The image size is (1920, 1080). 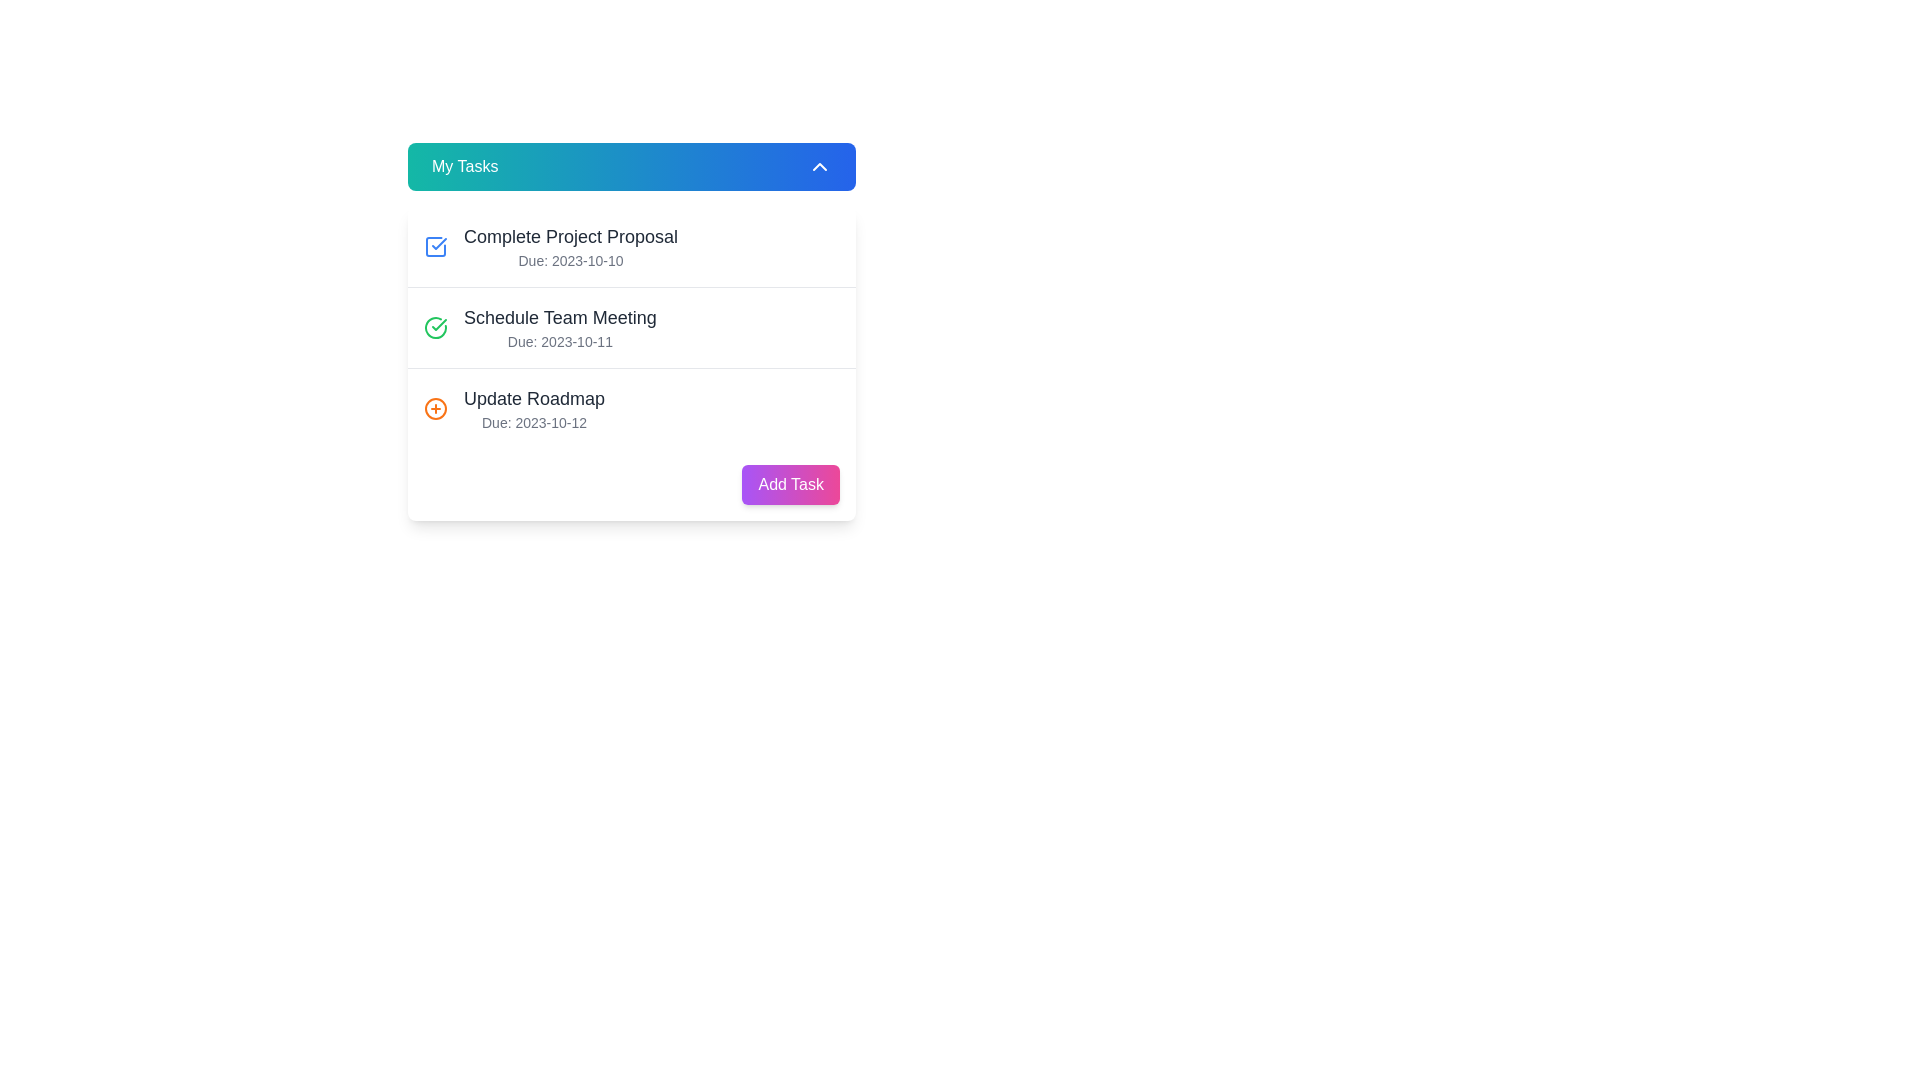 I want to click on the arrow-shaped toggle icon located at the top-right corner of the 'My Tasks' header, so click(x=820, y=165).